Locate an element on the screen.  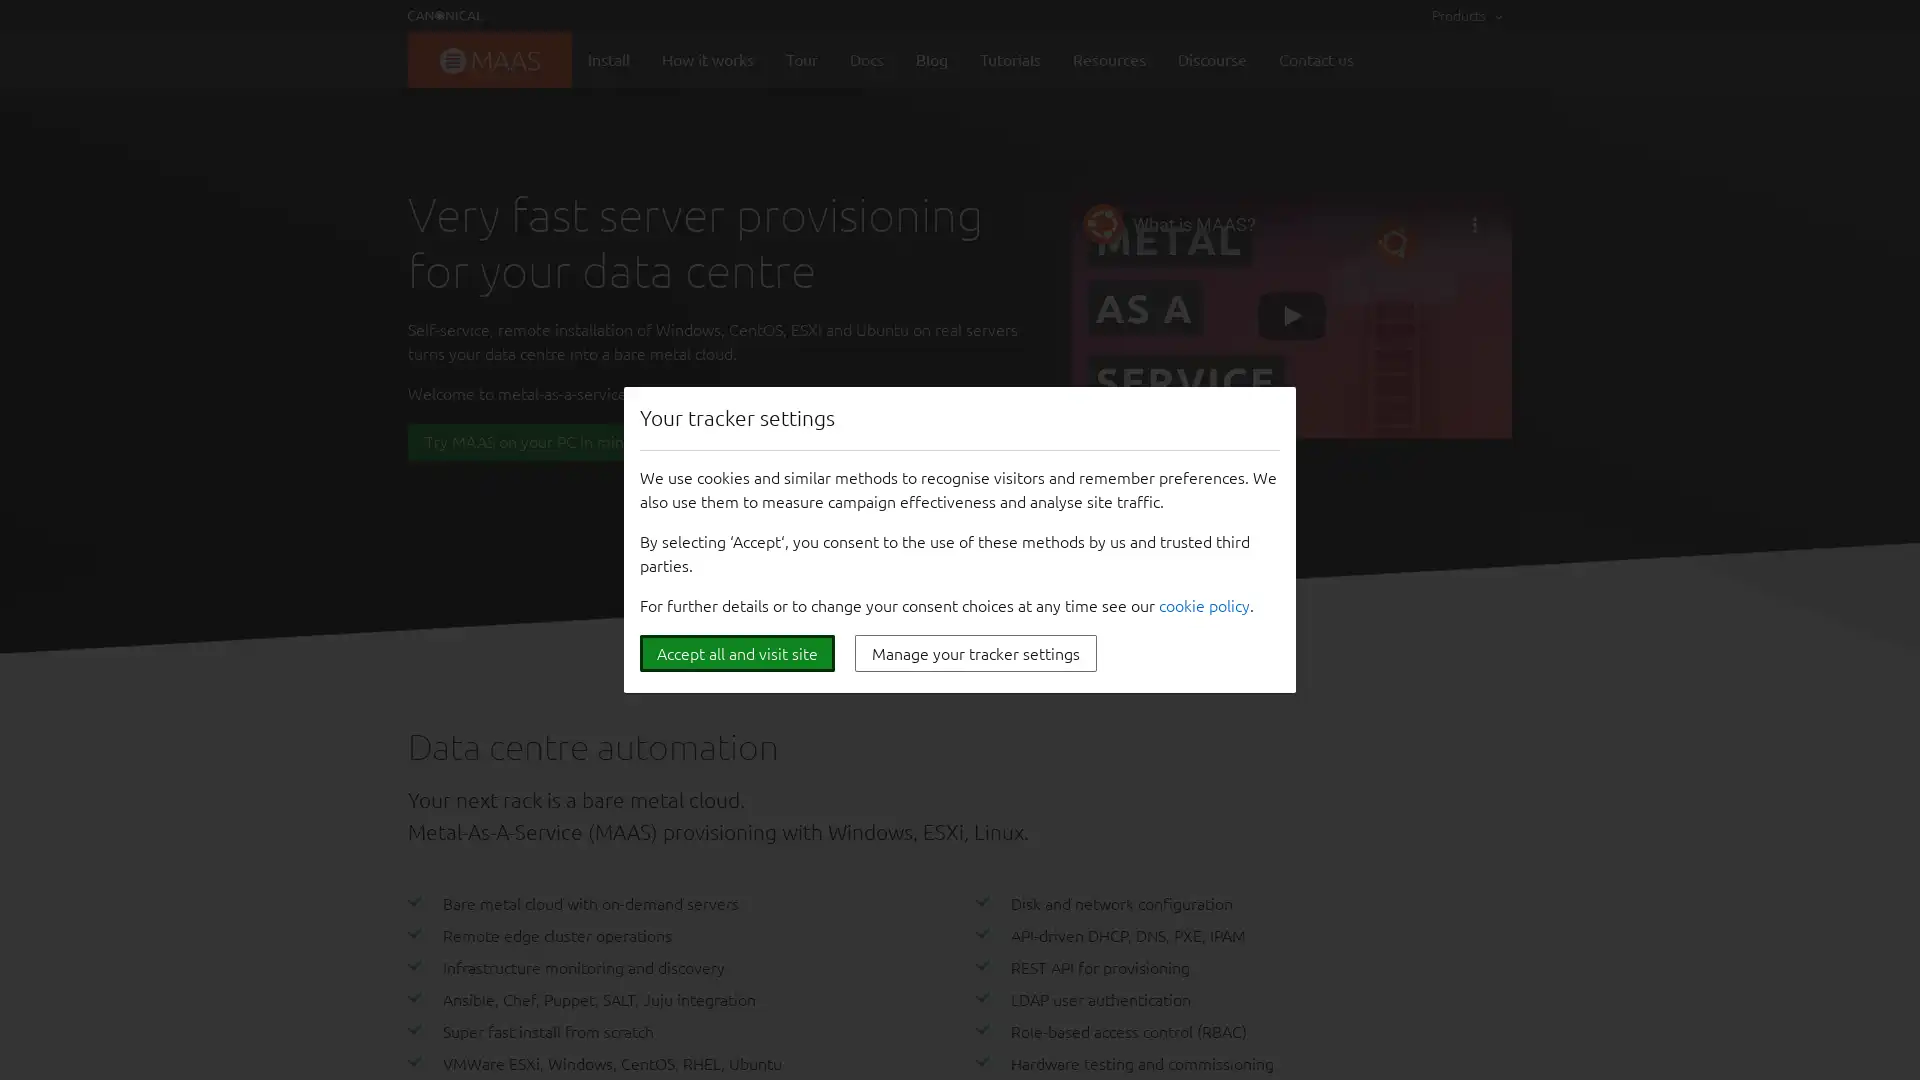
Accept all and visit site is located at coordinates (736, 653).